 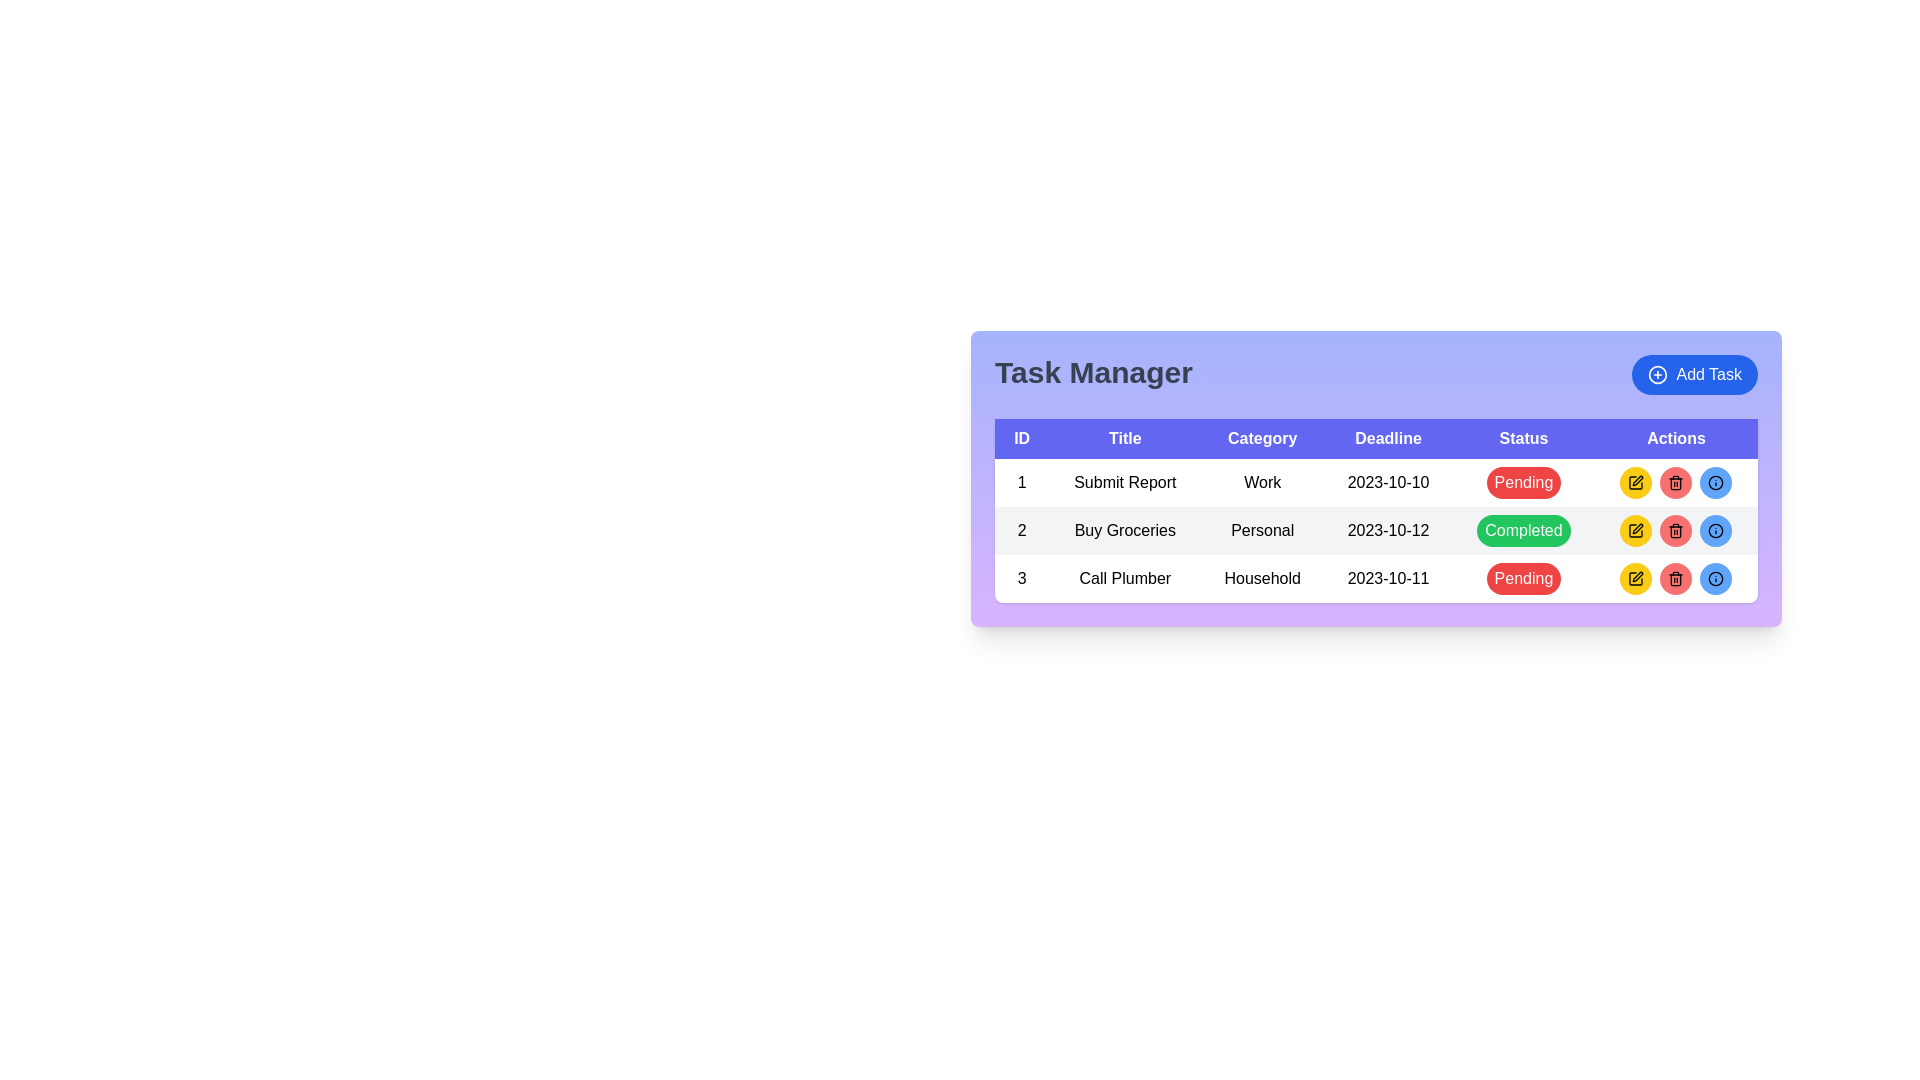 What do you see at coordinates (1022, 578) in the screenshot?
I see `the label that identifies the third task in the table under the 'ID' header` at bounding box center [1022, 578].